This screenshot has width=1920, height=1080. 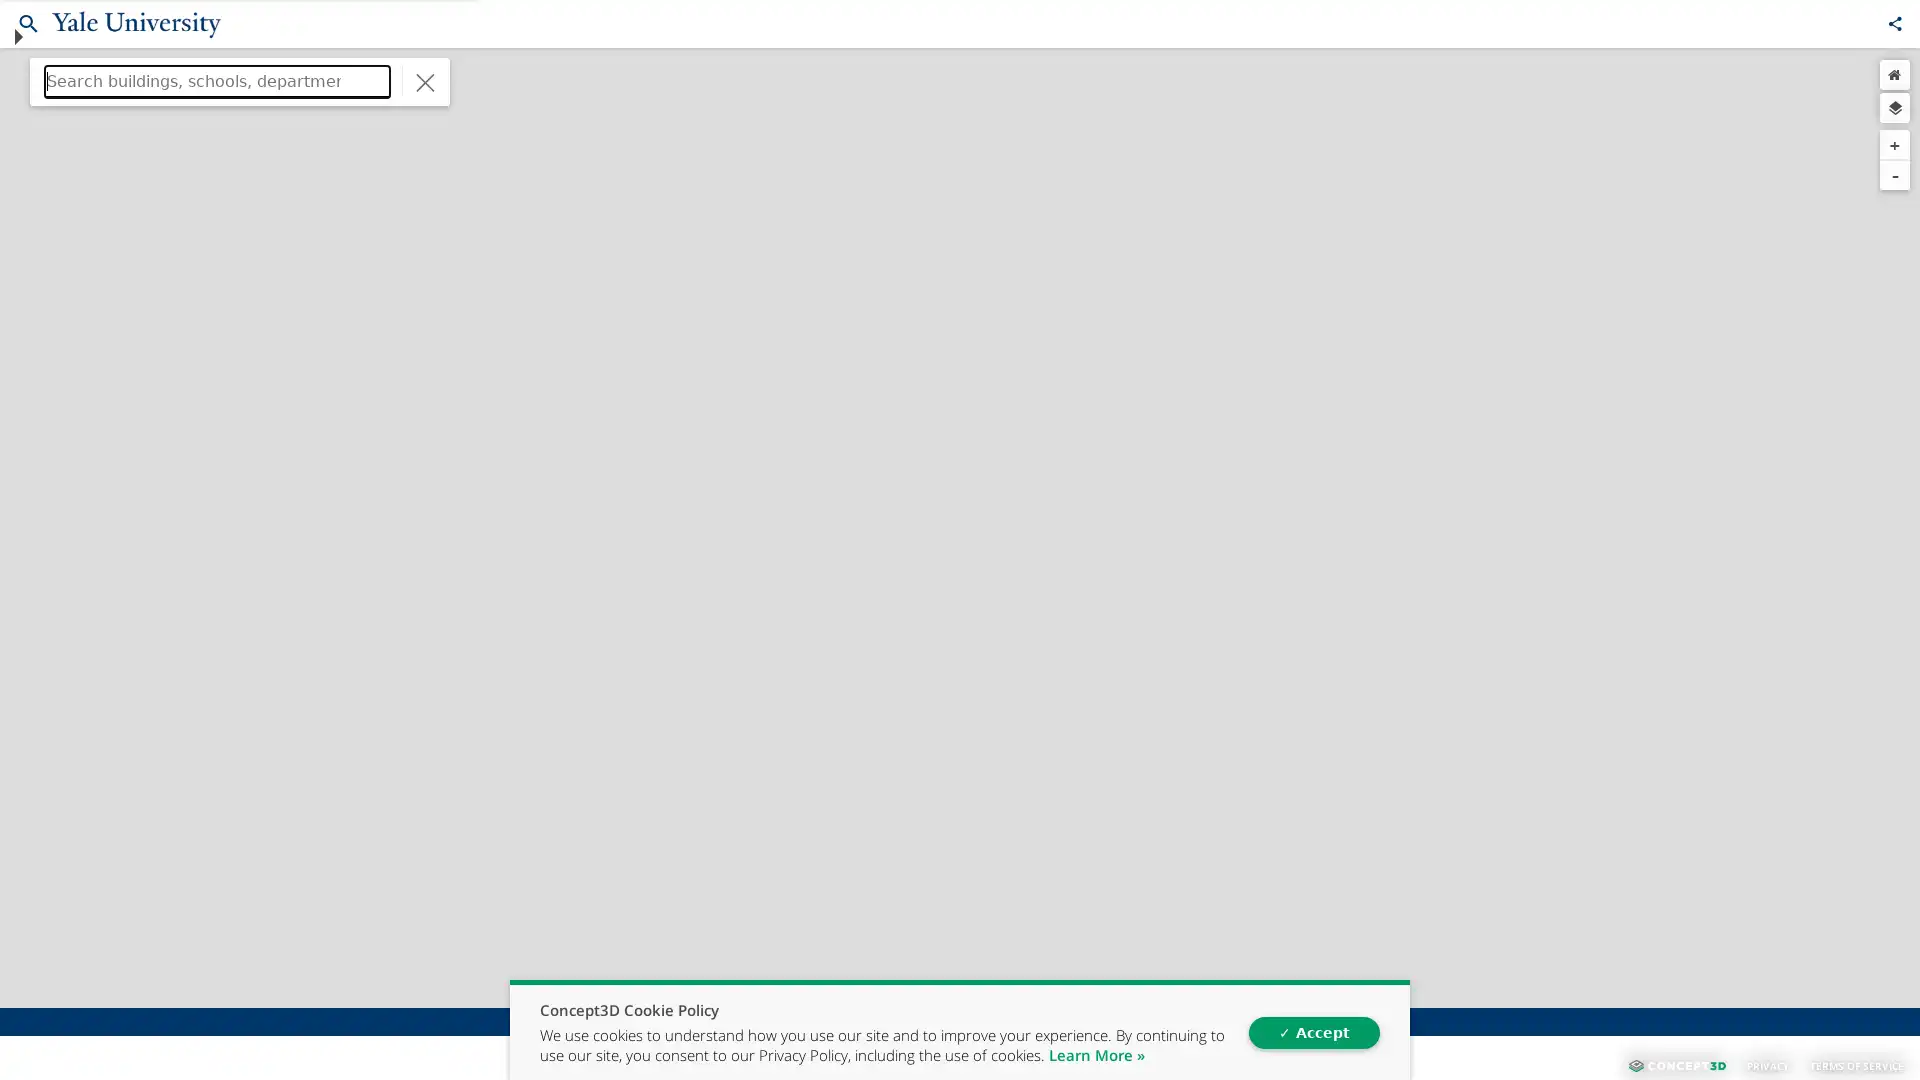 I want to click on Reset map view, so click(x=1894, y=76).